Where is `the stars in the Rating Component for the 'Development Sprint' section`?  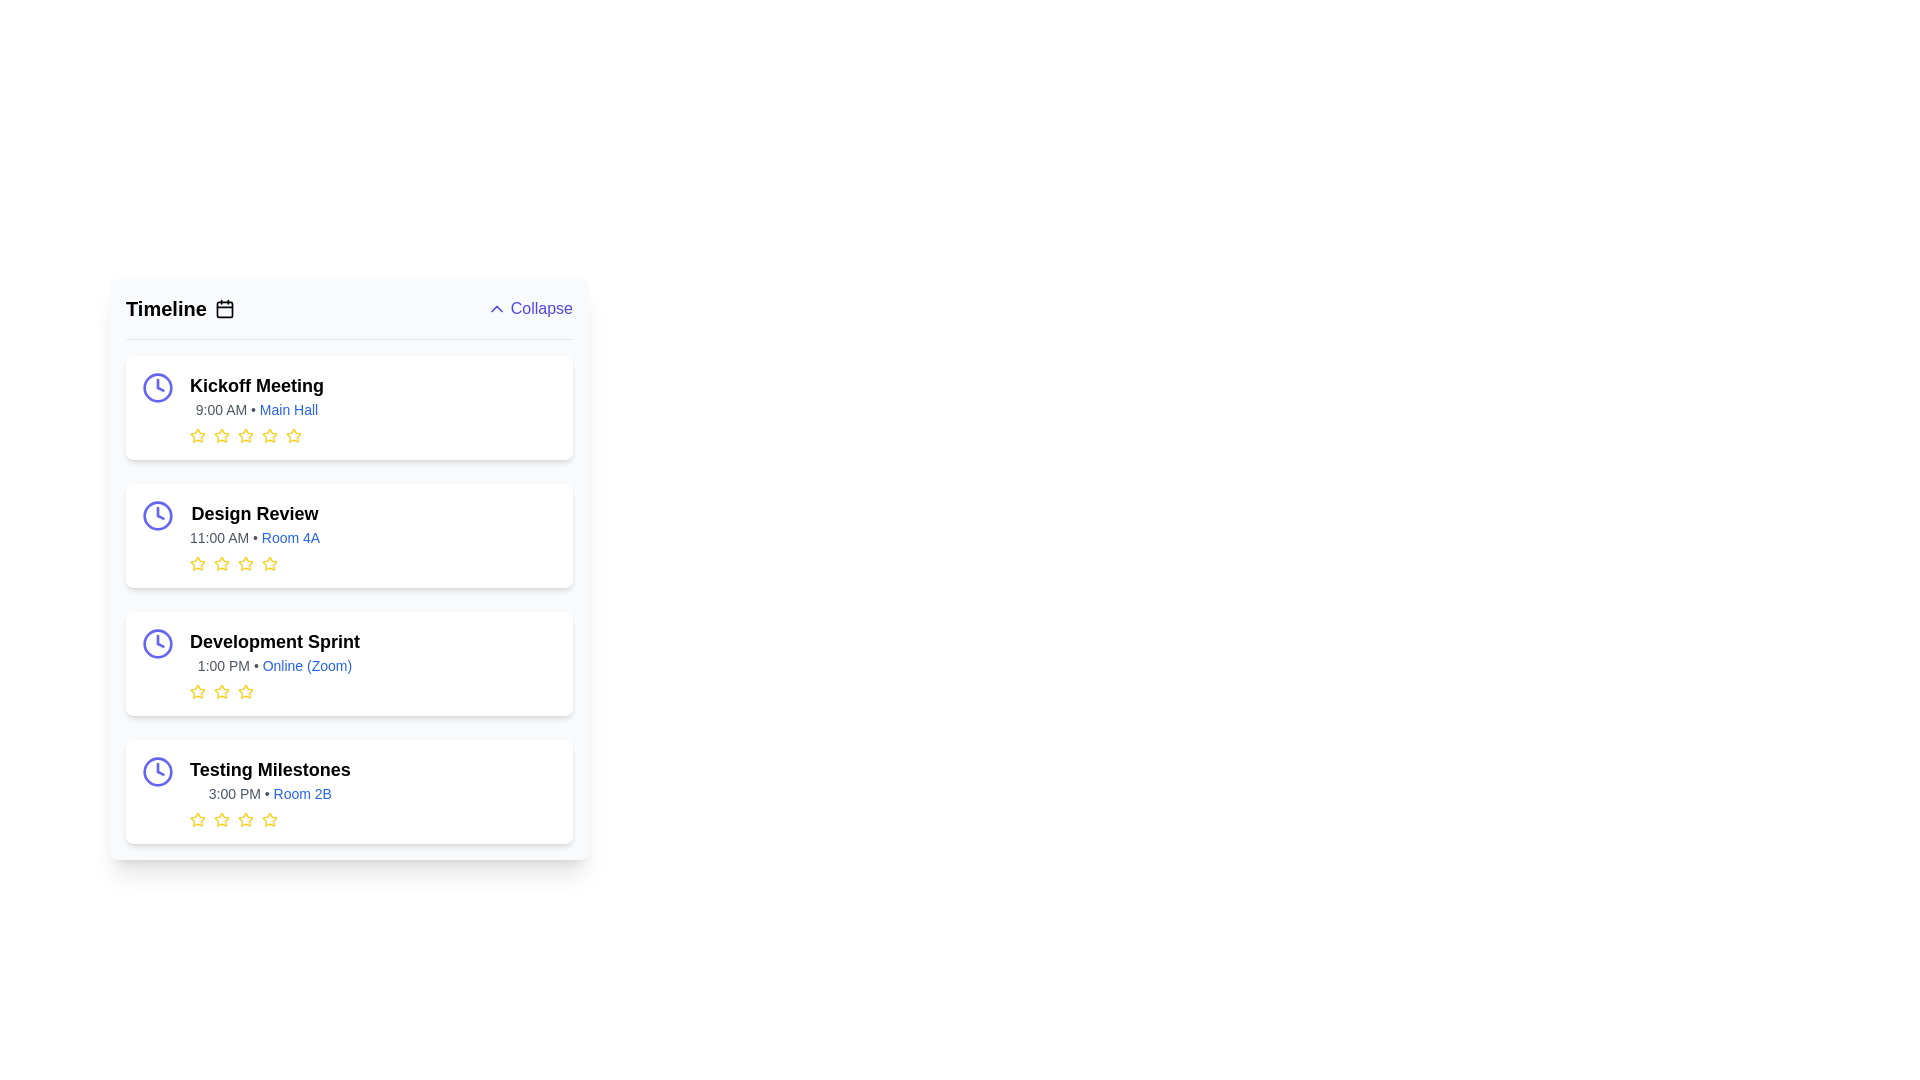
the stars in the Rating Component for the 'Development Sprint' section is located at coordinates (273, 690).